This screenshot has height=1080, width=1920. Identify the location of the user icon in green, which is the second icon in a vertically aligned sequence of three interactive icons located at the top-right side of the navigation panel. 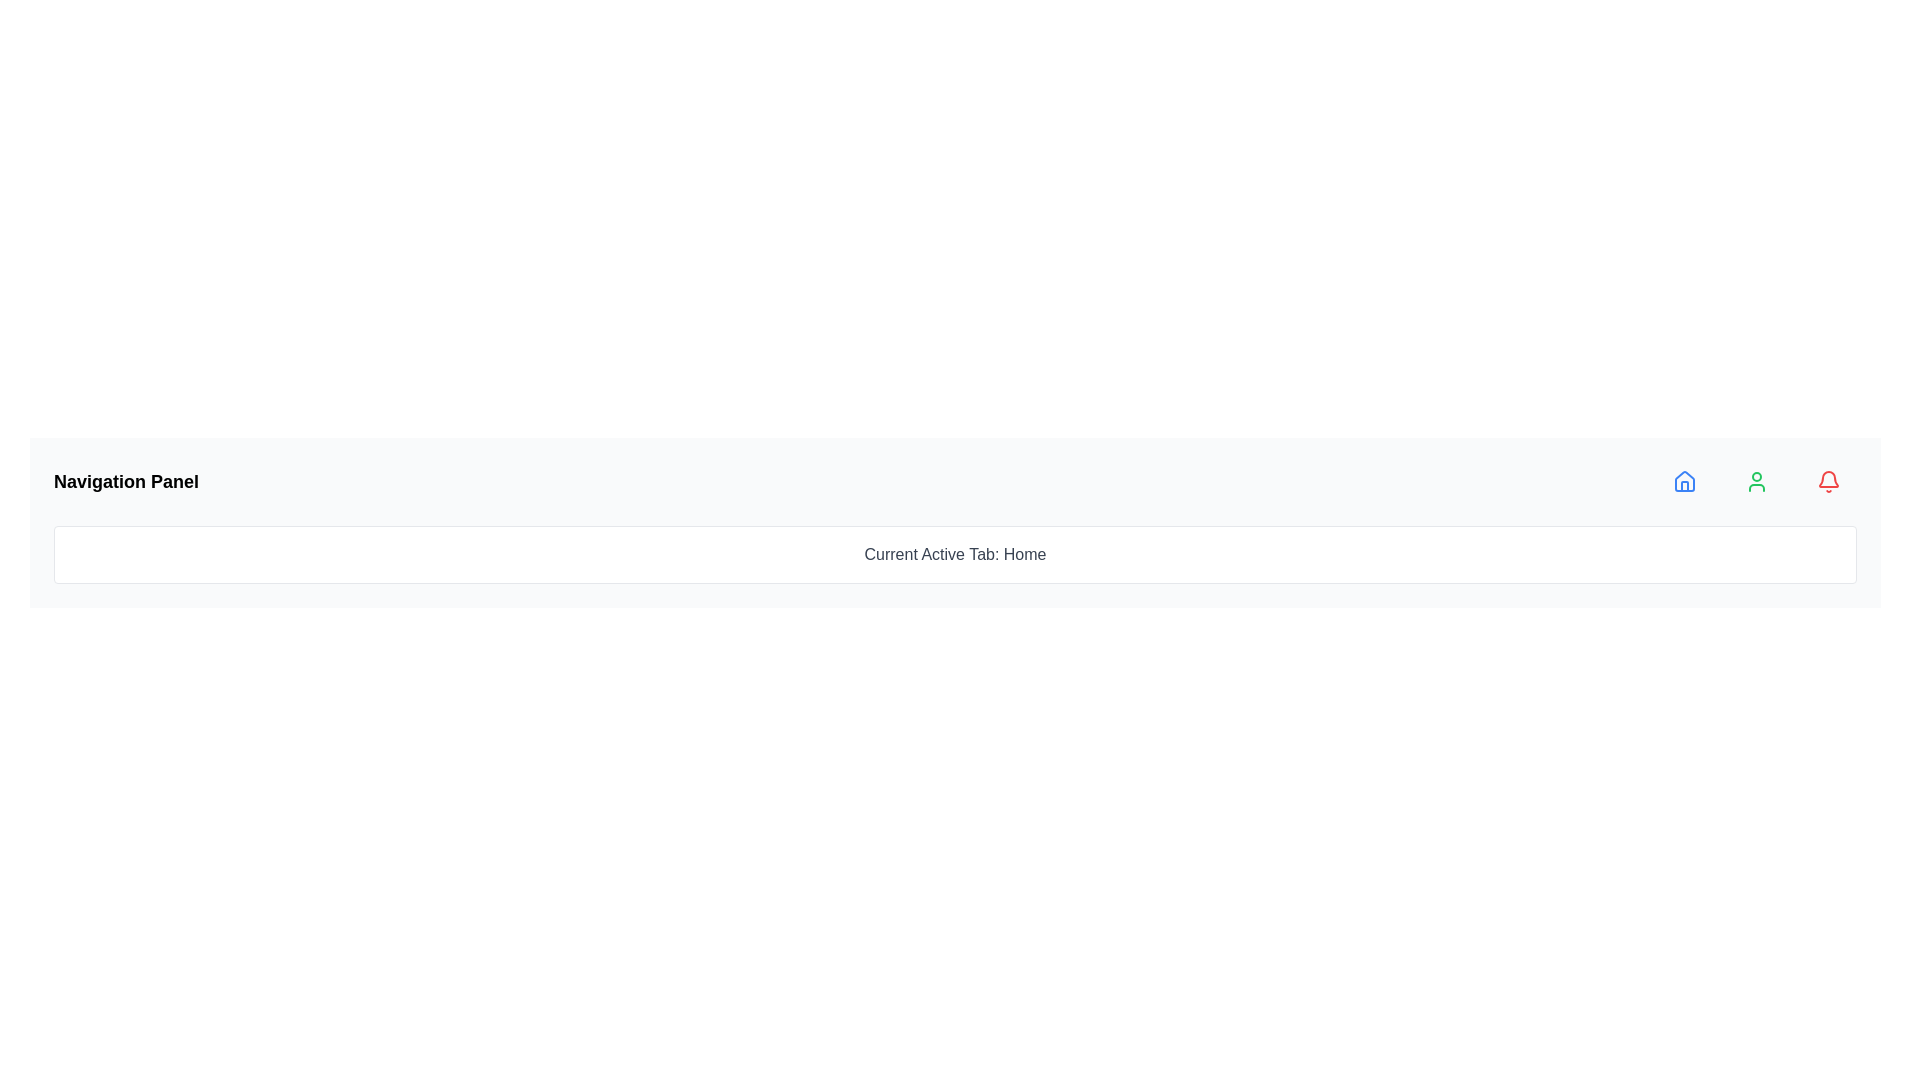
(1755, 482).